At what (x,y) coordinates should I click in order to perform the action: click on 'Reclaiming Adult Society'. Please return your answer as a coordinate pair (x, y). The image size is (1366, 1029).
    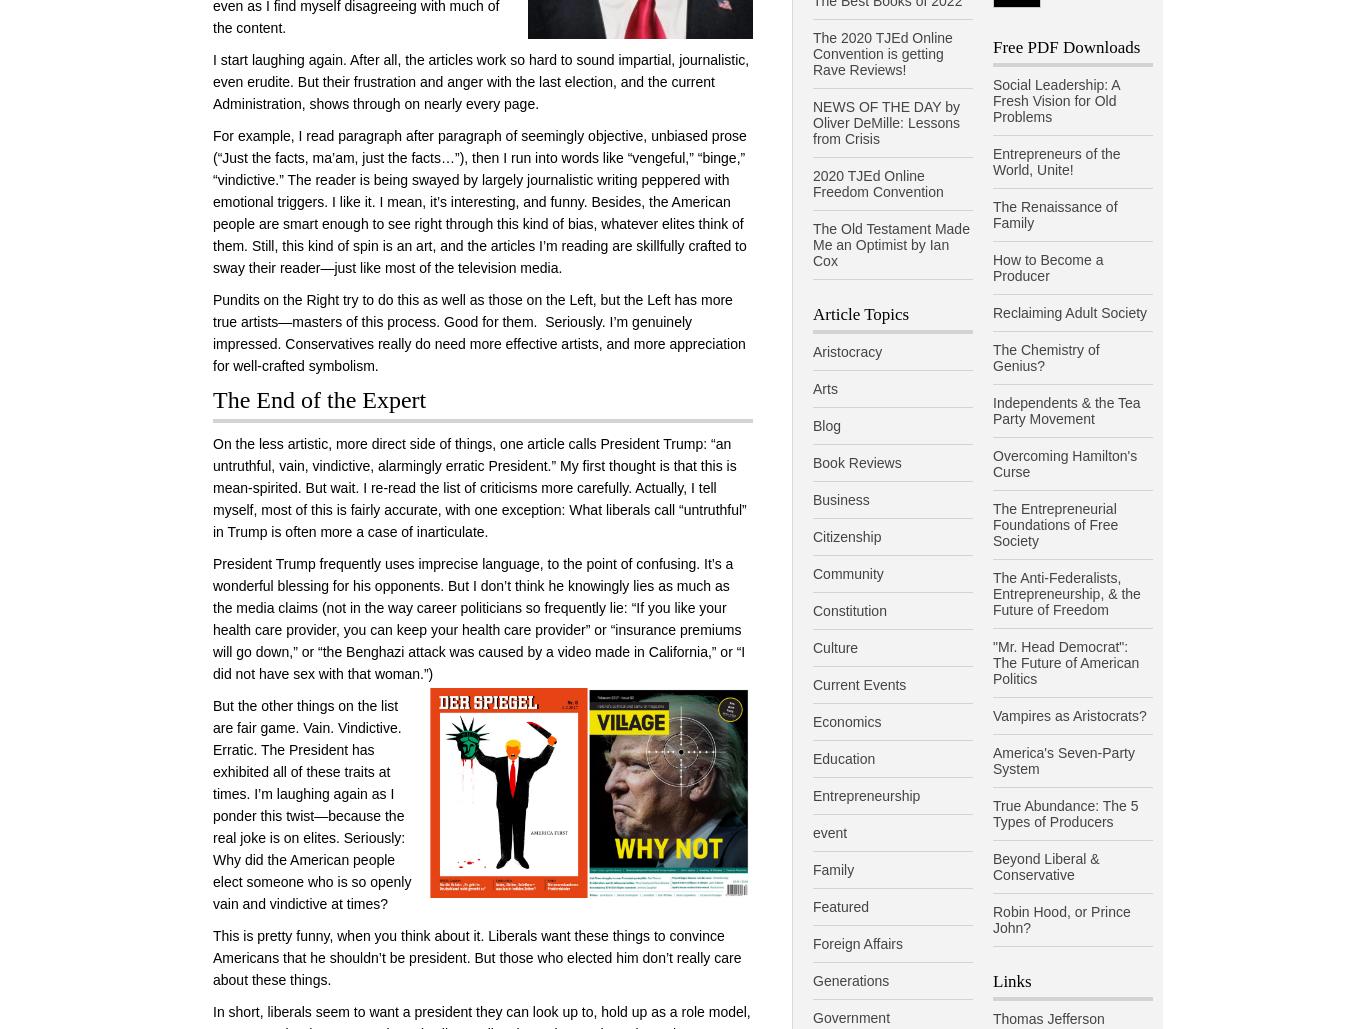
    Looking at the image, I should click on (992, 311).